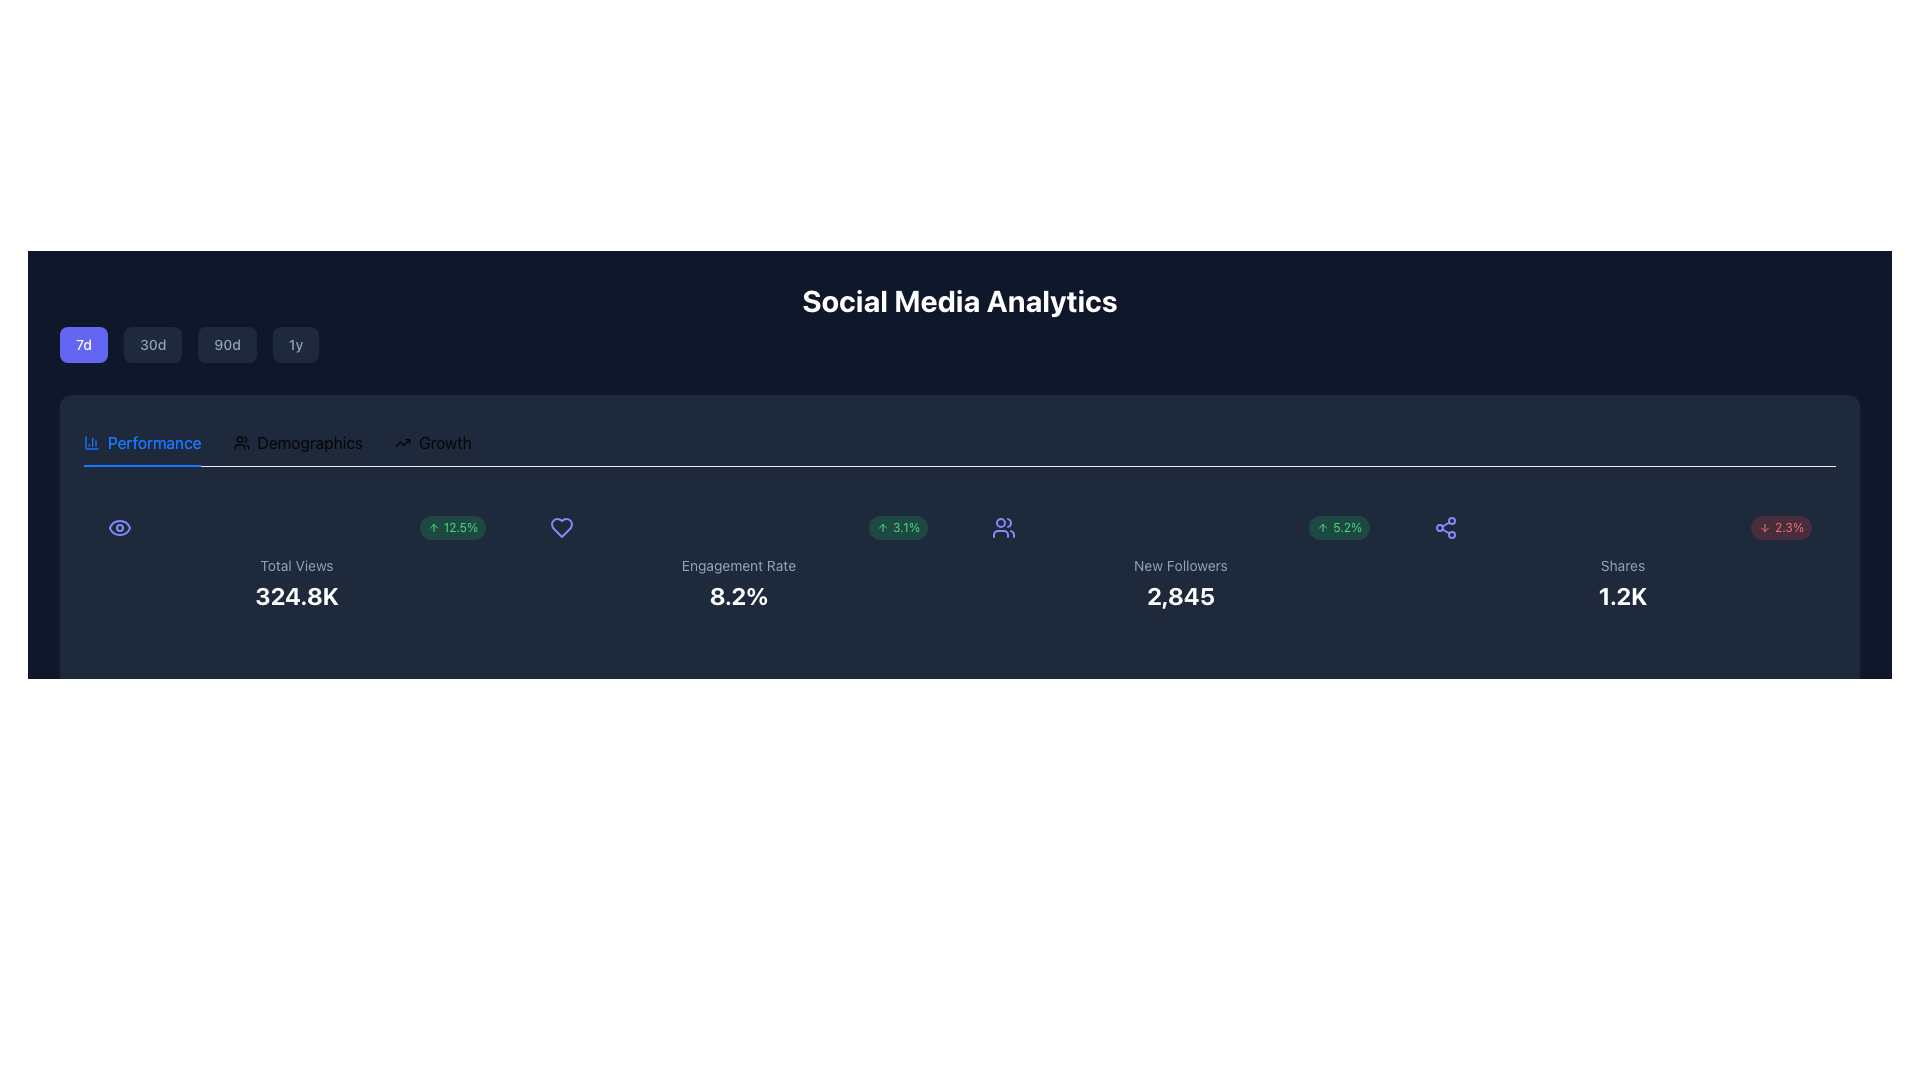 The width and height of the screenshot is (1920, 1080). I want to click on the stylized eye icon in the performance section of the dashboard, so click(119, 527).